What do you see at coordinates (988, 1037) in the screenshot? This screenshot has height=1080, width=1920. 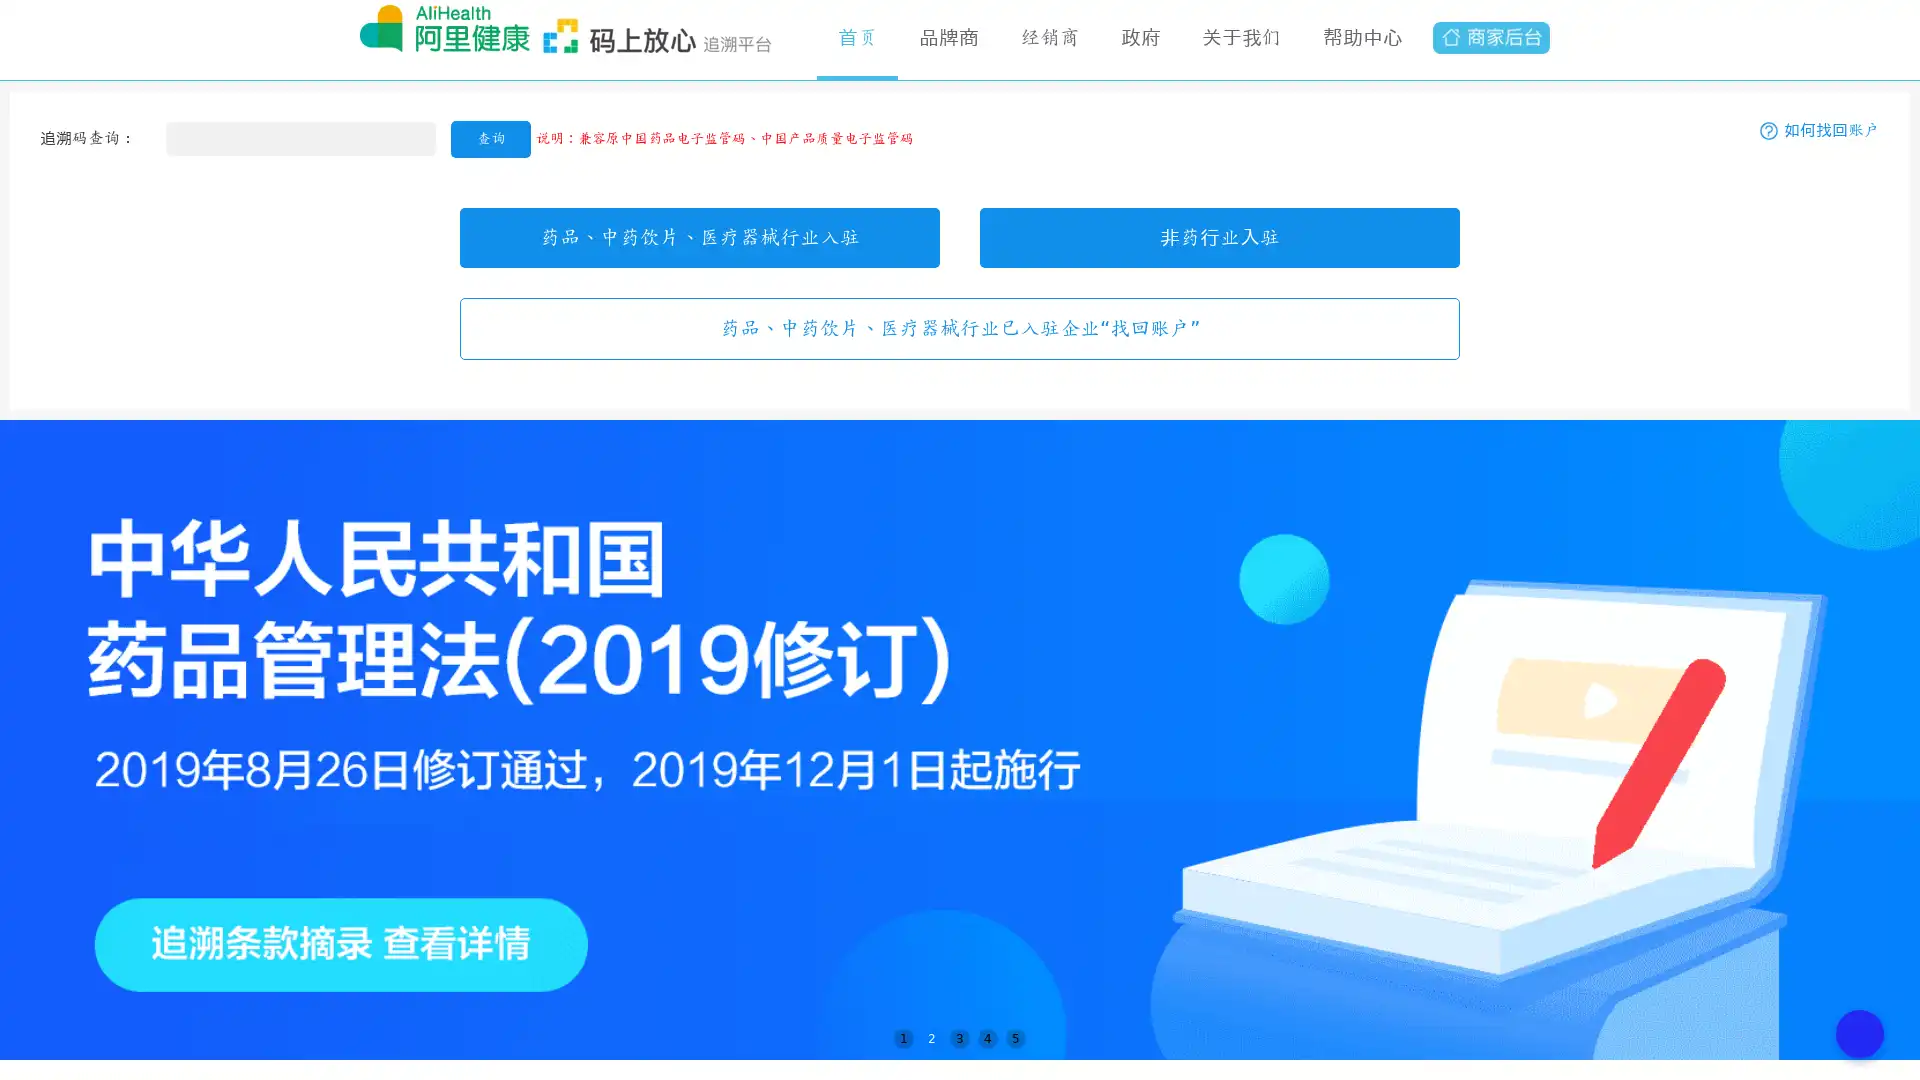 I see `Go to slide 4` at bounding box center [988, 1037].